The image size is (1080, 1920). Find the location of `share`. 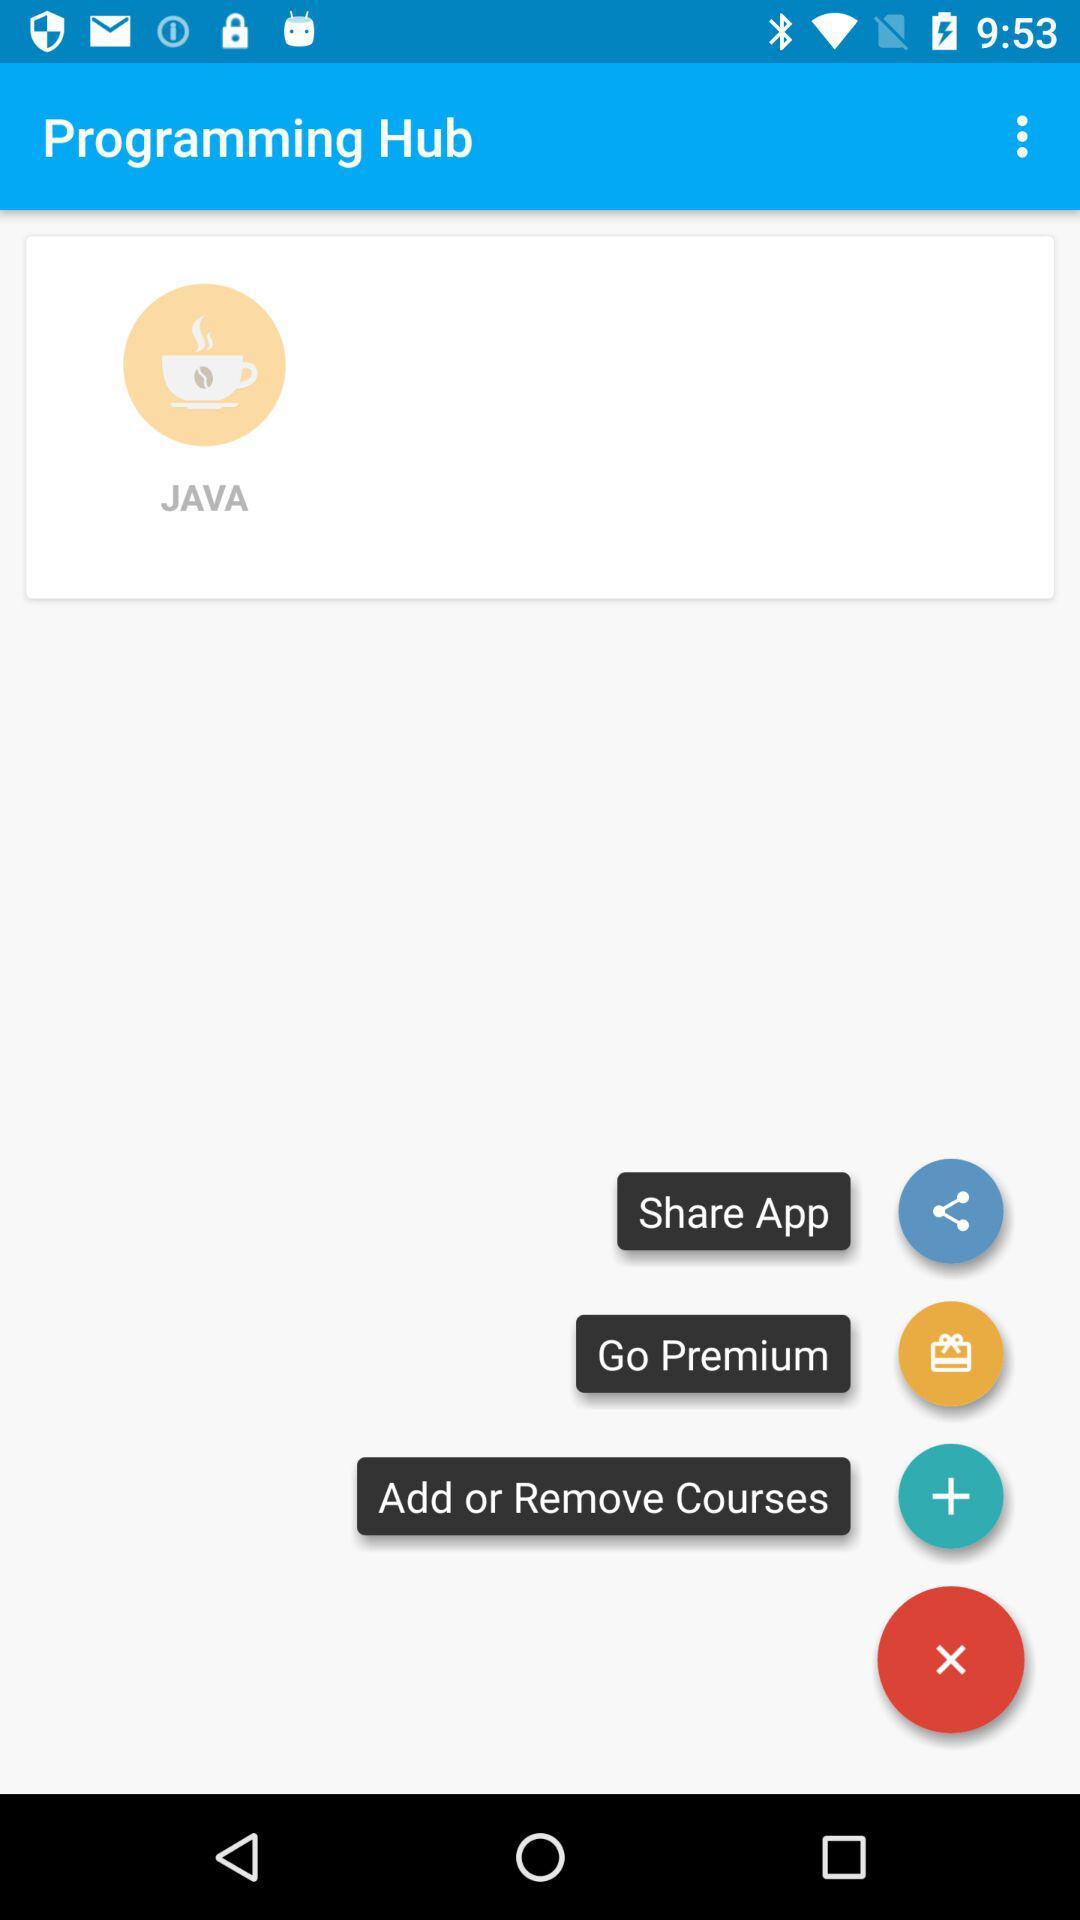

share is located at coordinates (950, 1210).